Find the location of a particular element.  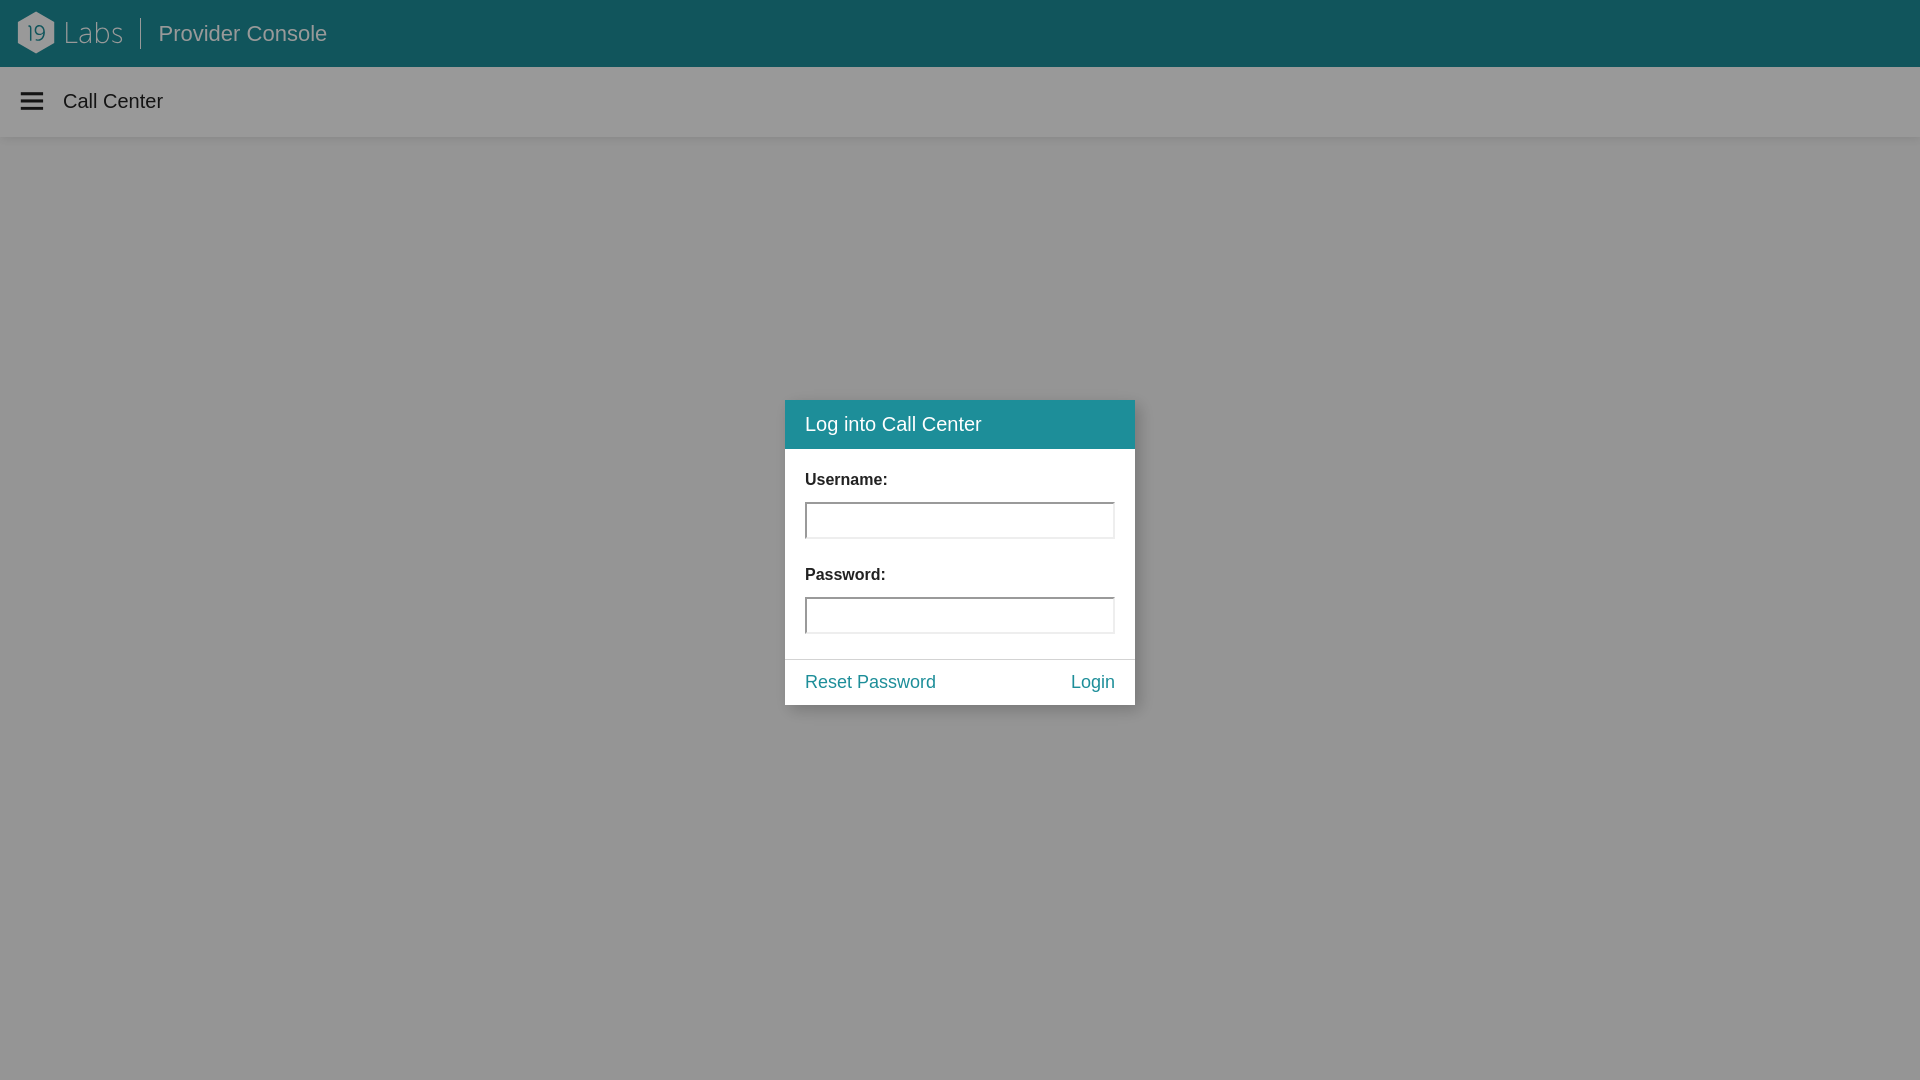

'Reset Password' is located at coordinates (870, 681).